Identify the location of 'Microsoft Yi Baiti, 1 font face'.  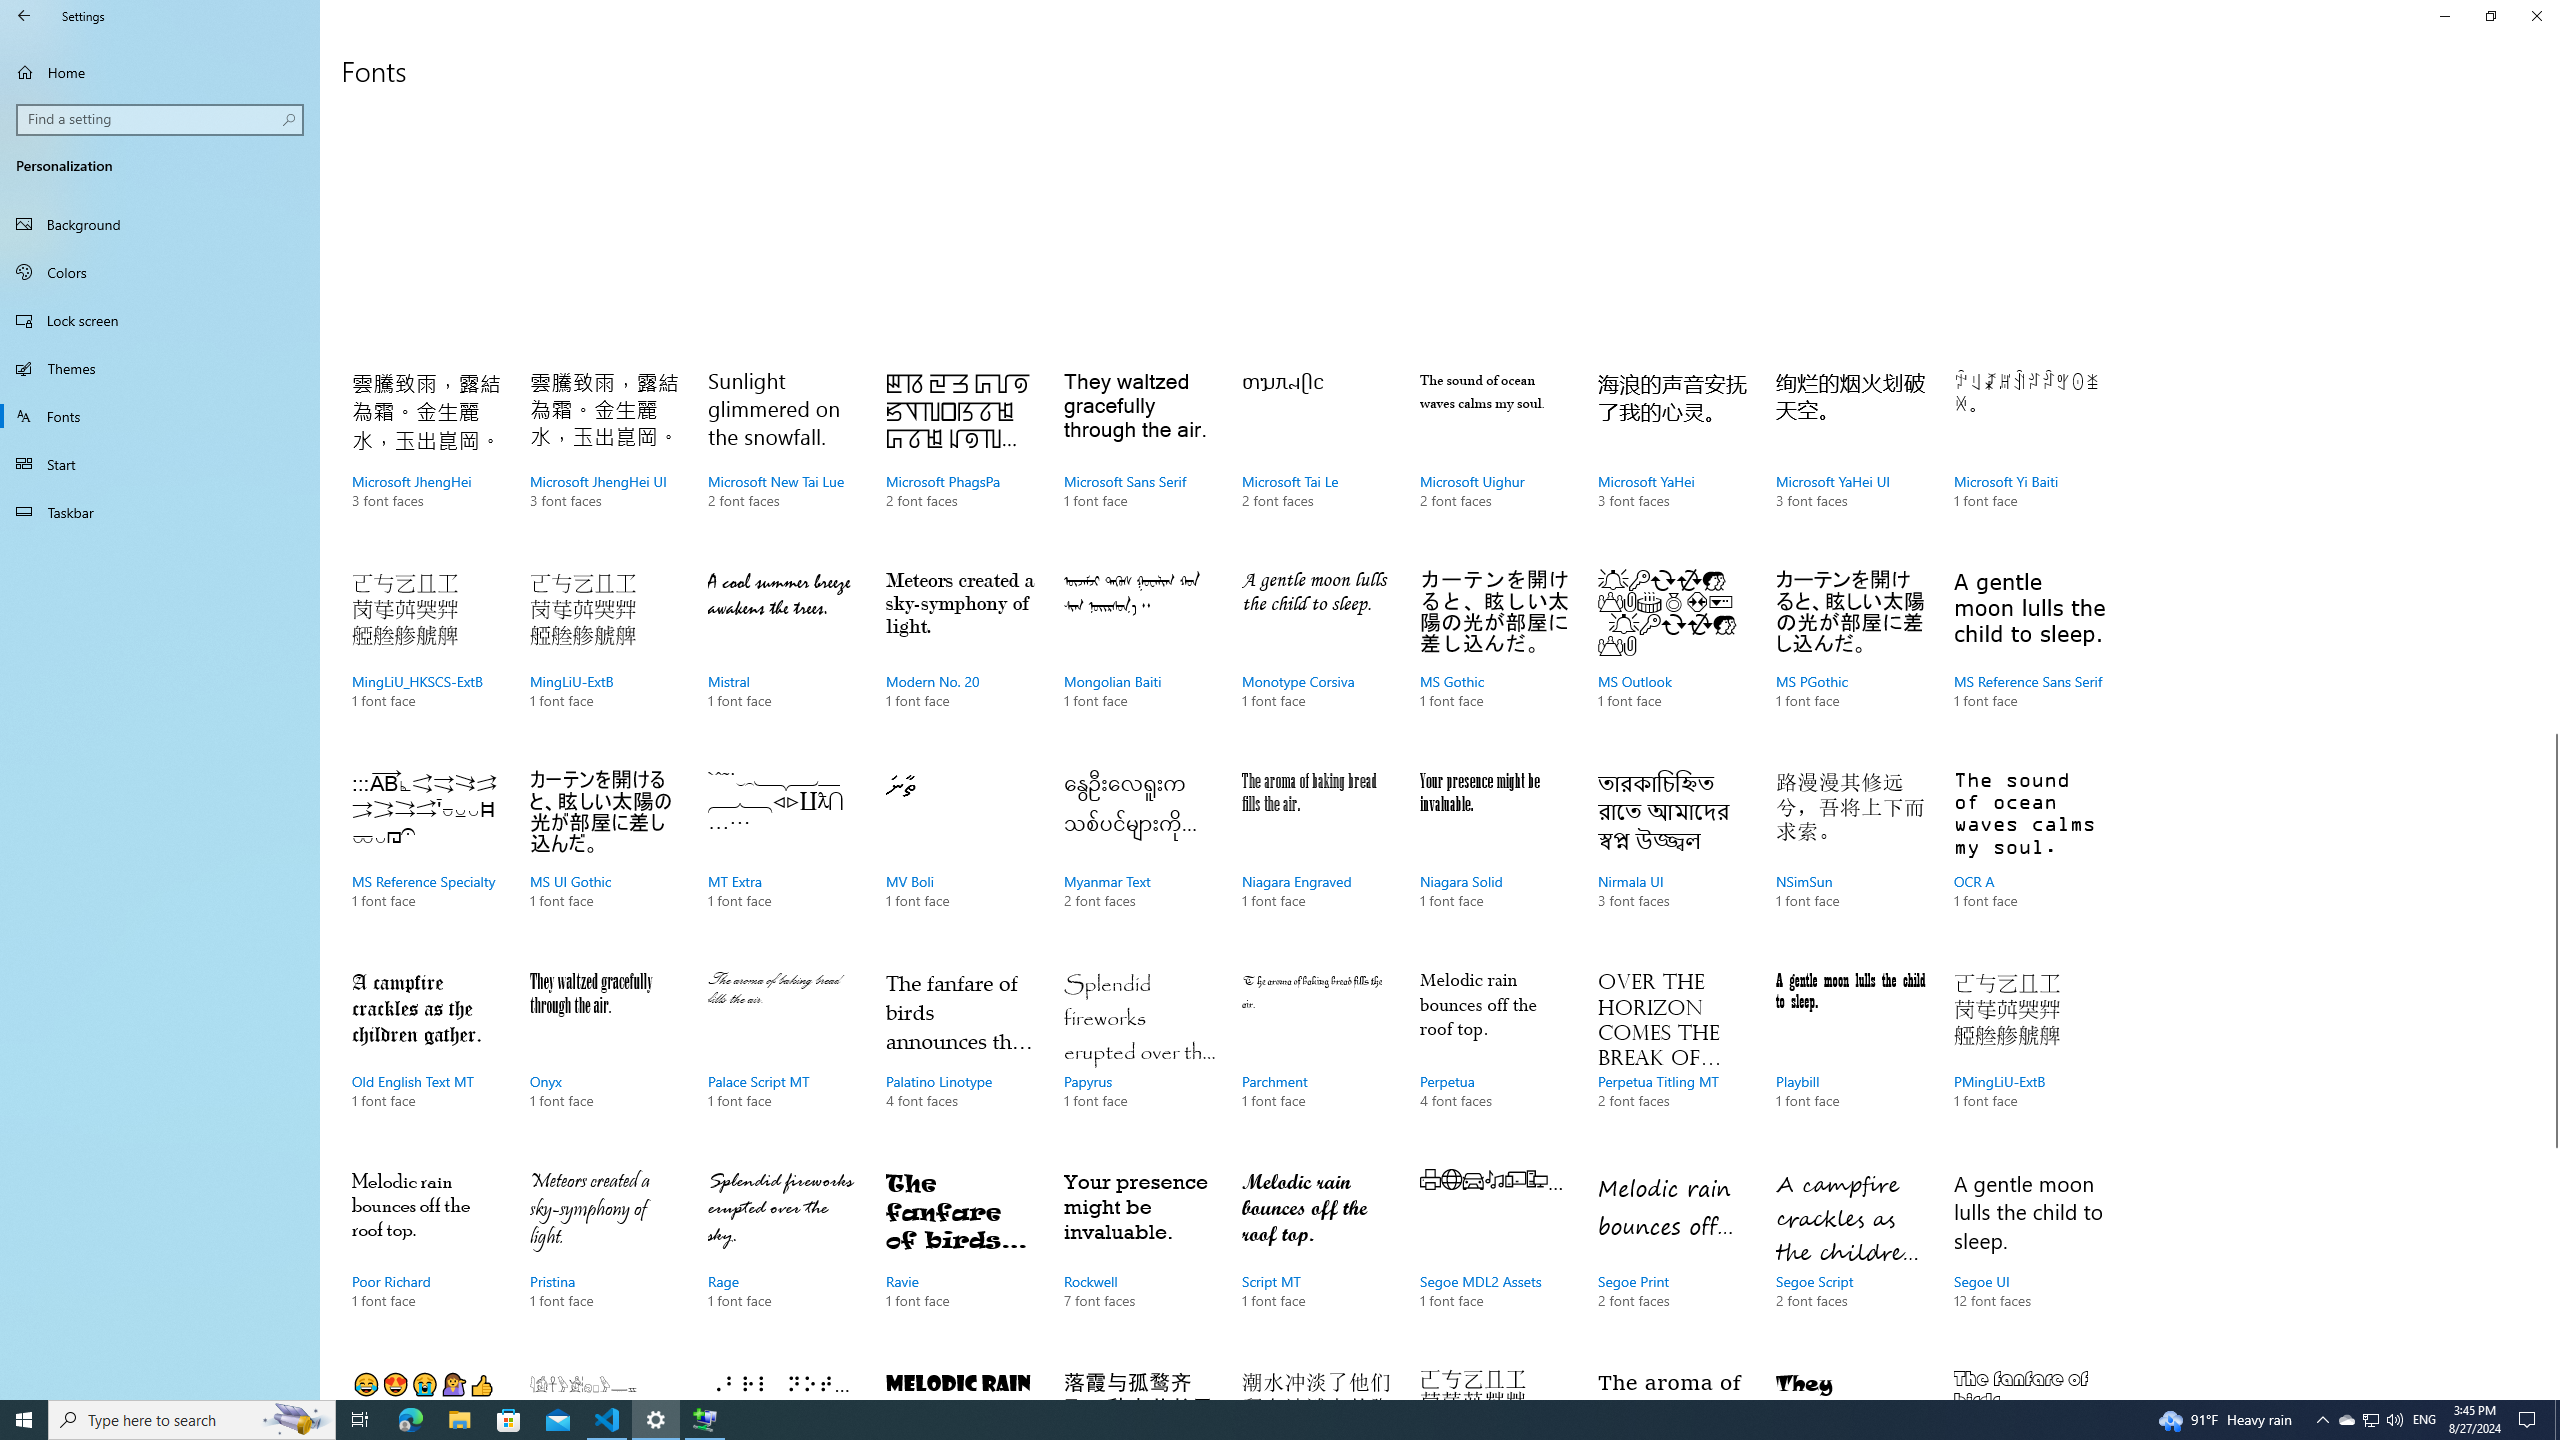
(2027, 459).